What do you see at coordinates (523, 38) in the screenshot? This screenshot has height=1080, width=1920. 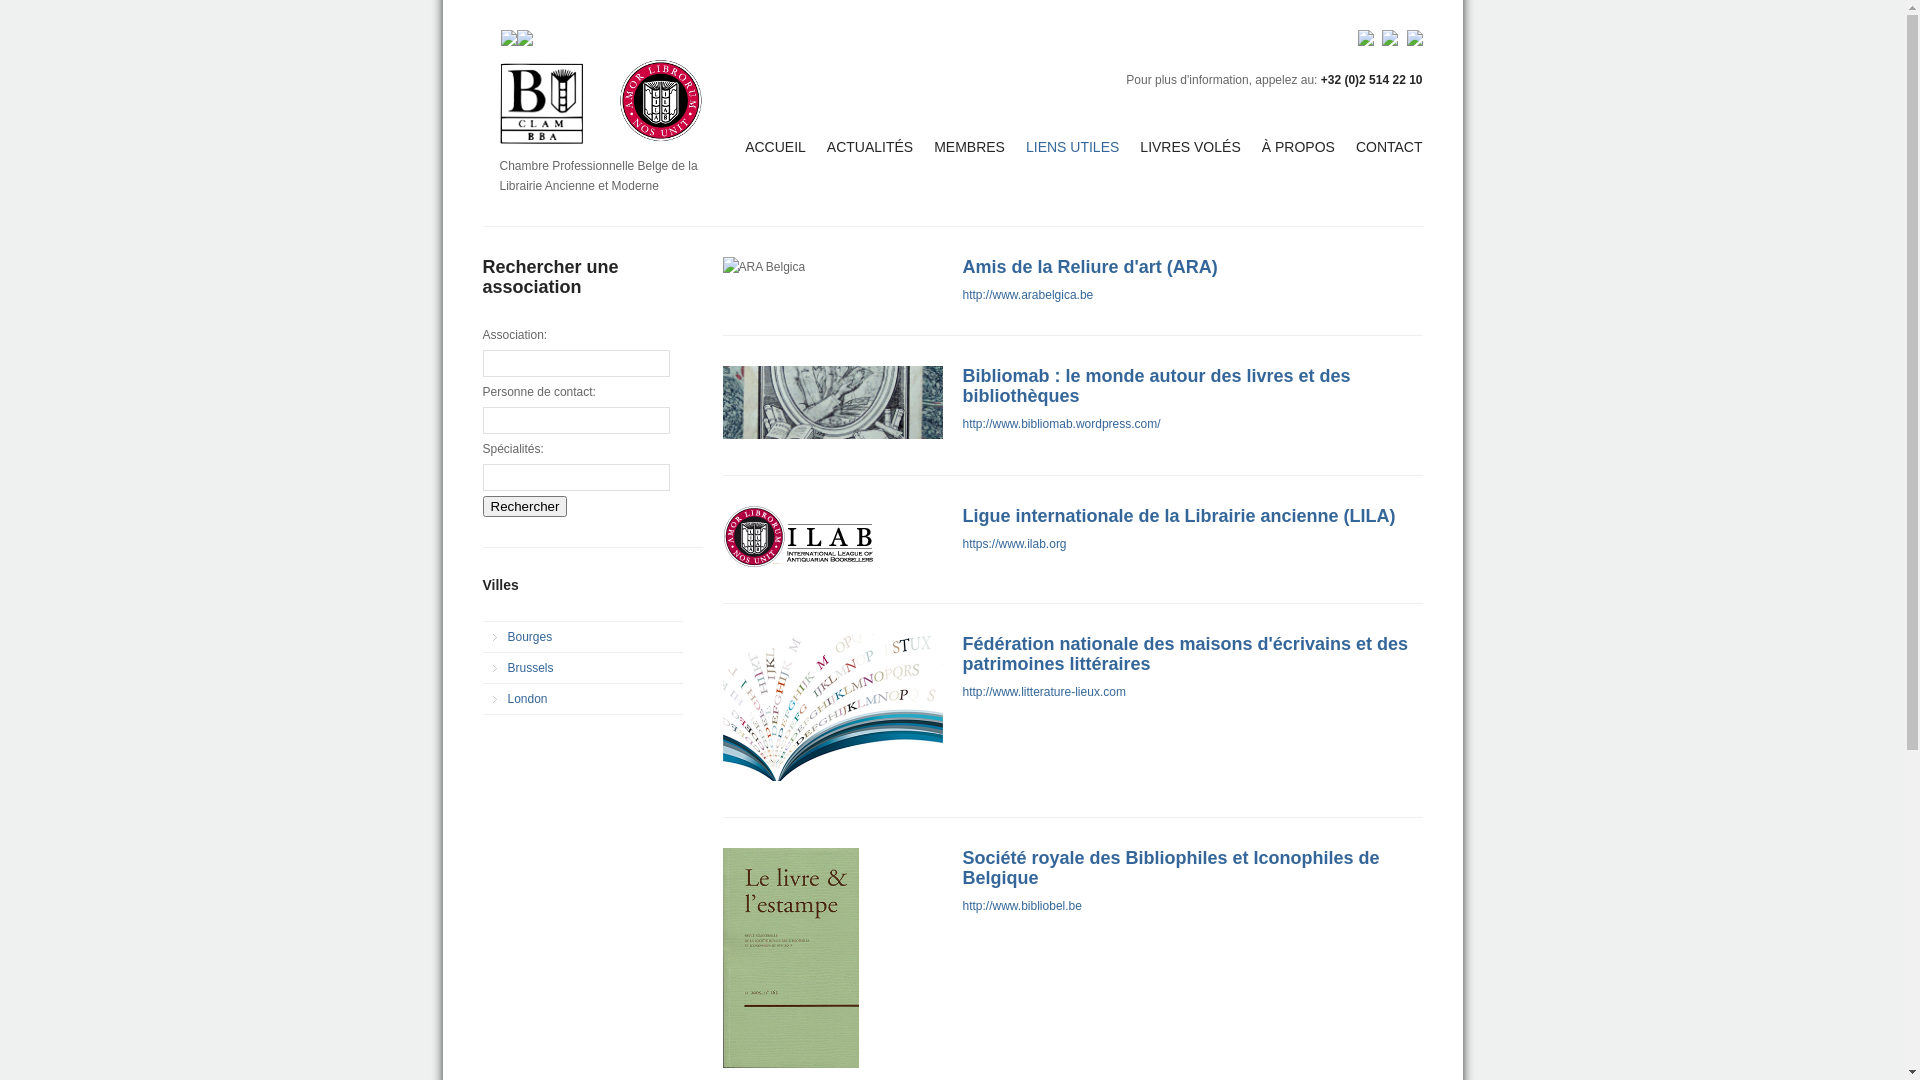 I see `'Twitter'` at bounding box center [523, 38].